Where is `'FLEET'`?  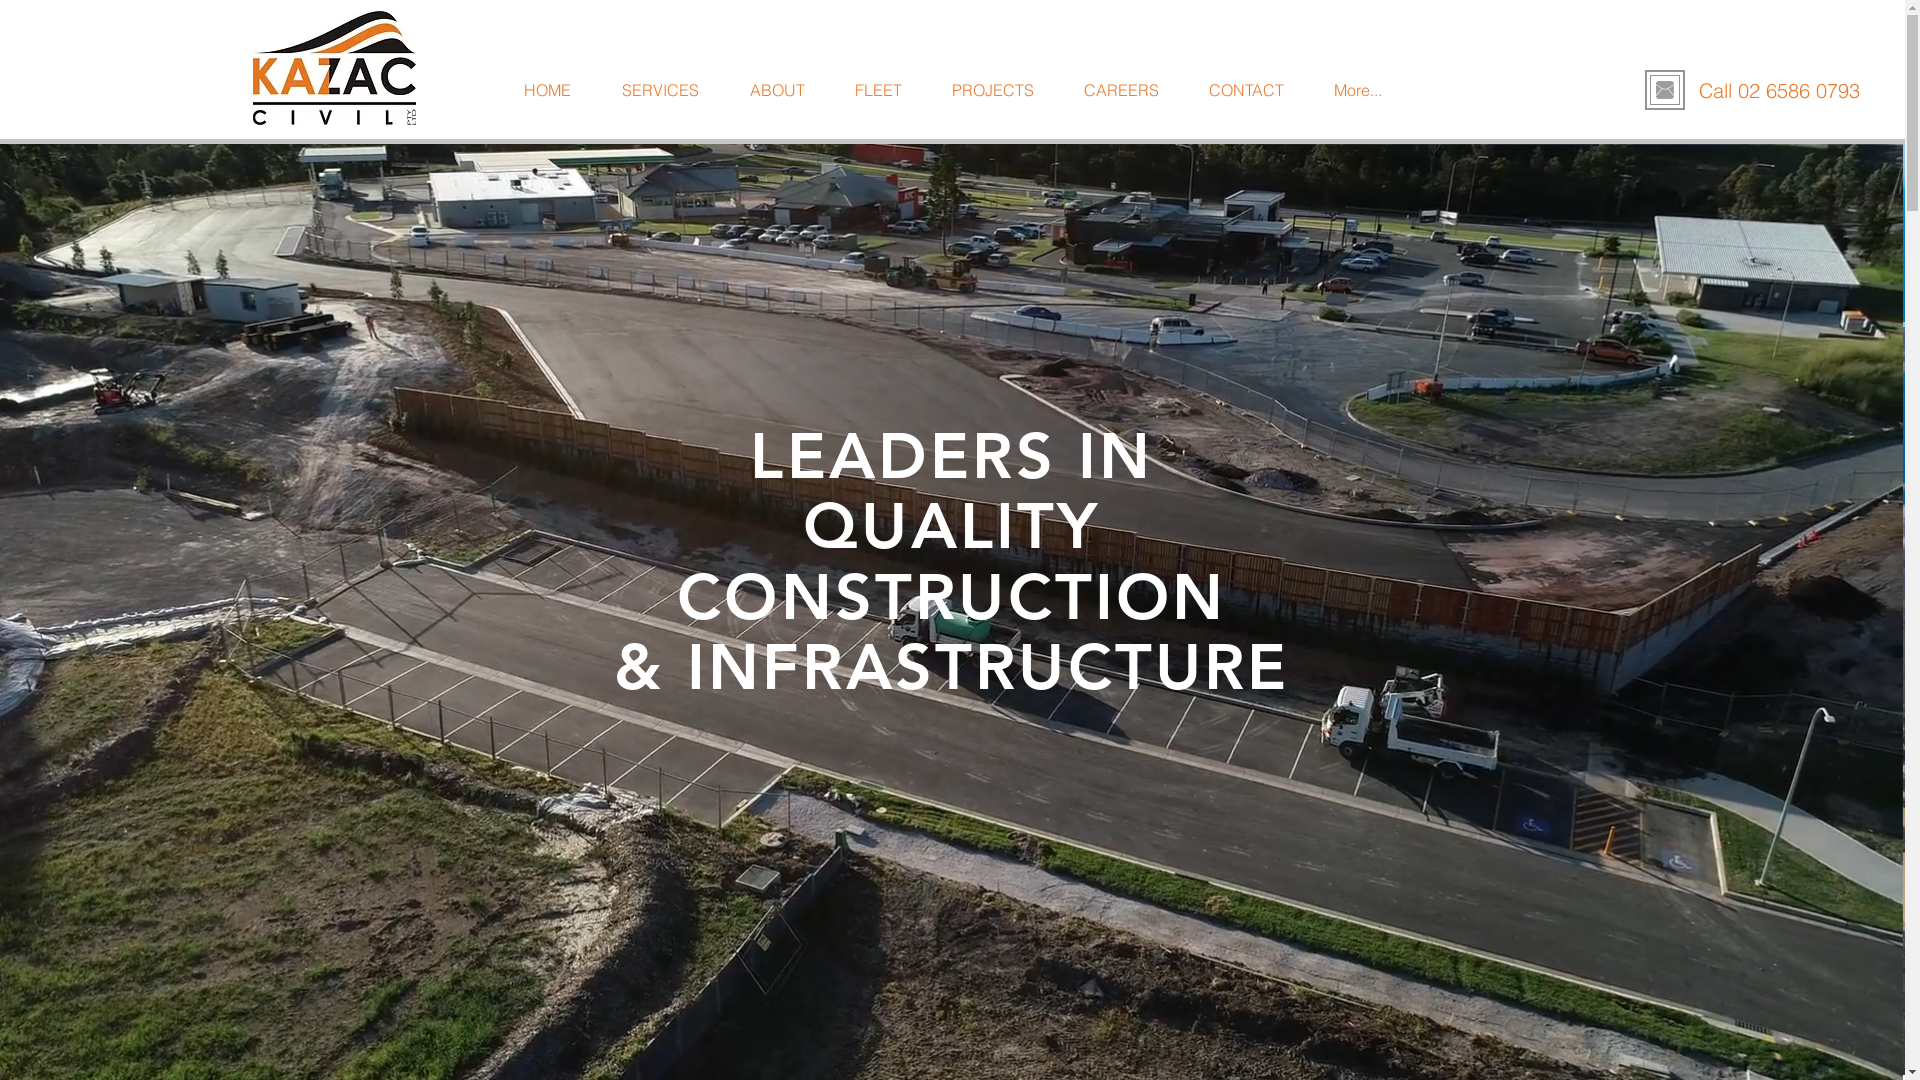
'FLEET' is located at coordinates (878, 90).